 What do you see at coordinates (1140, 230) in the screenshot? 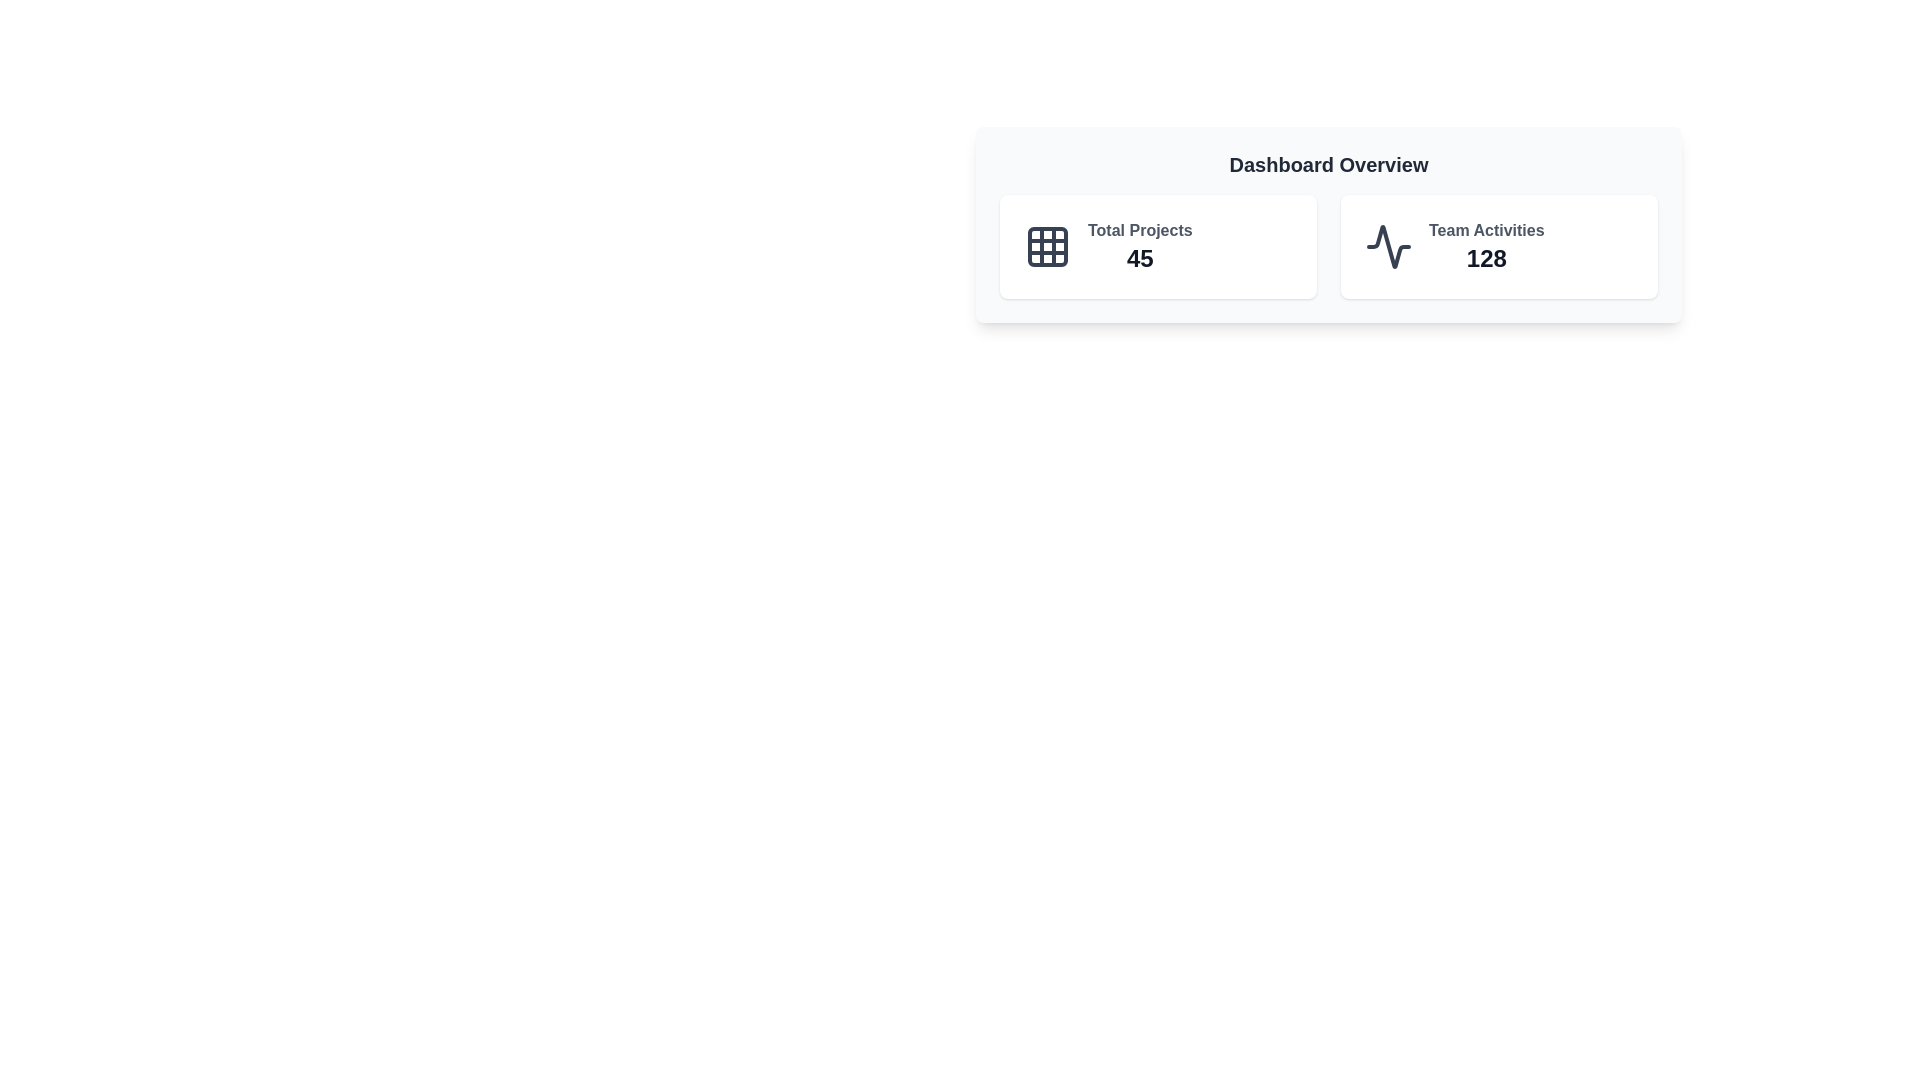
I see `the Text label that signifies the total count of projects, located above the numerical value '45' and to the right of an icon within a card structure on the dashboard` at bounding box center [1140, 230].